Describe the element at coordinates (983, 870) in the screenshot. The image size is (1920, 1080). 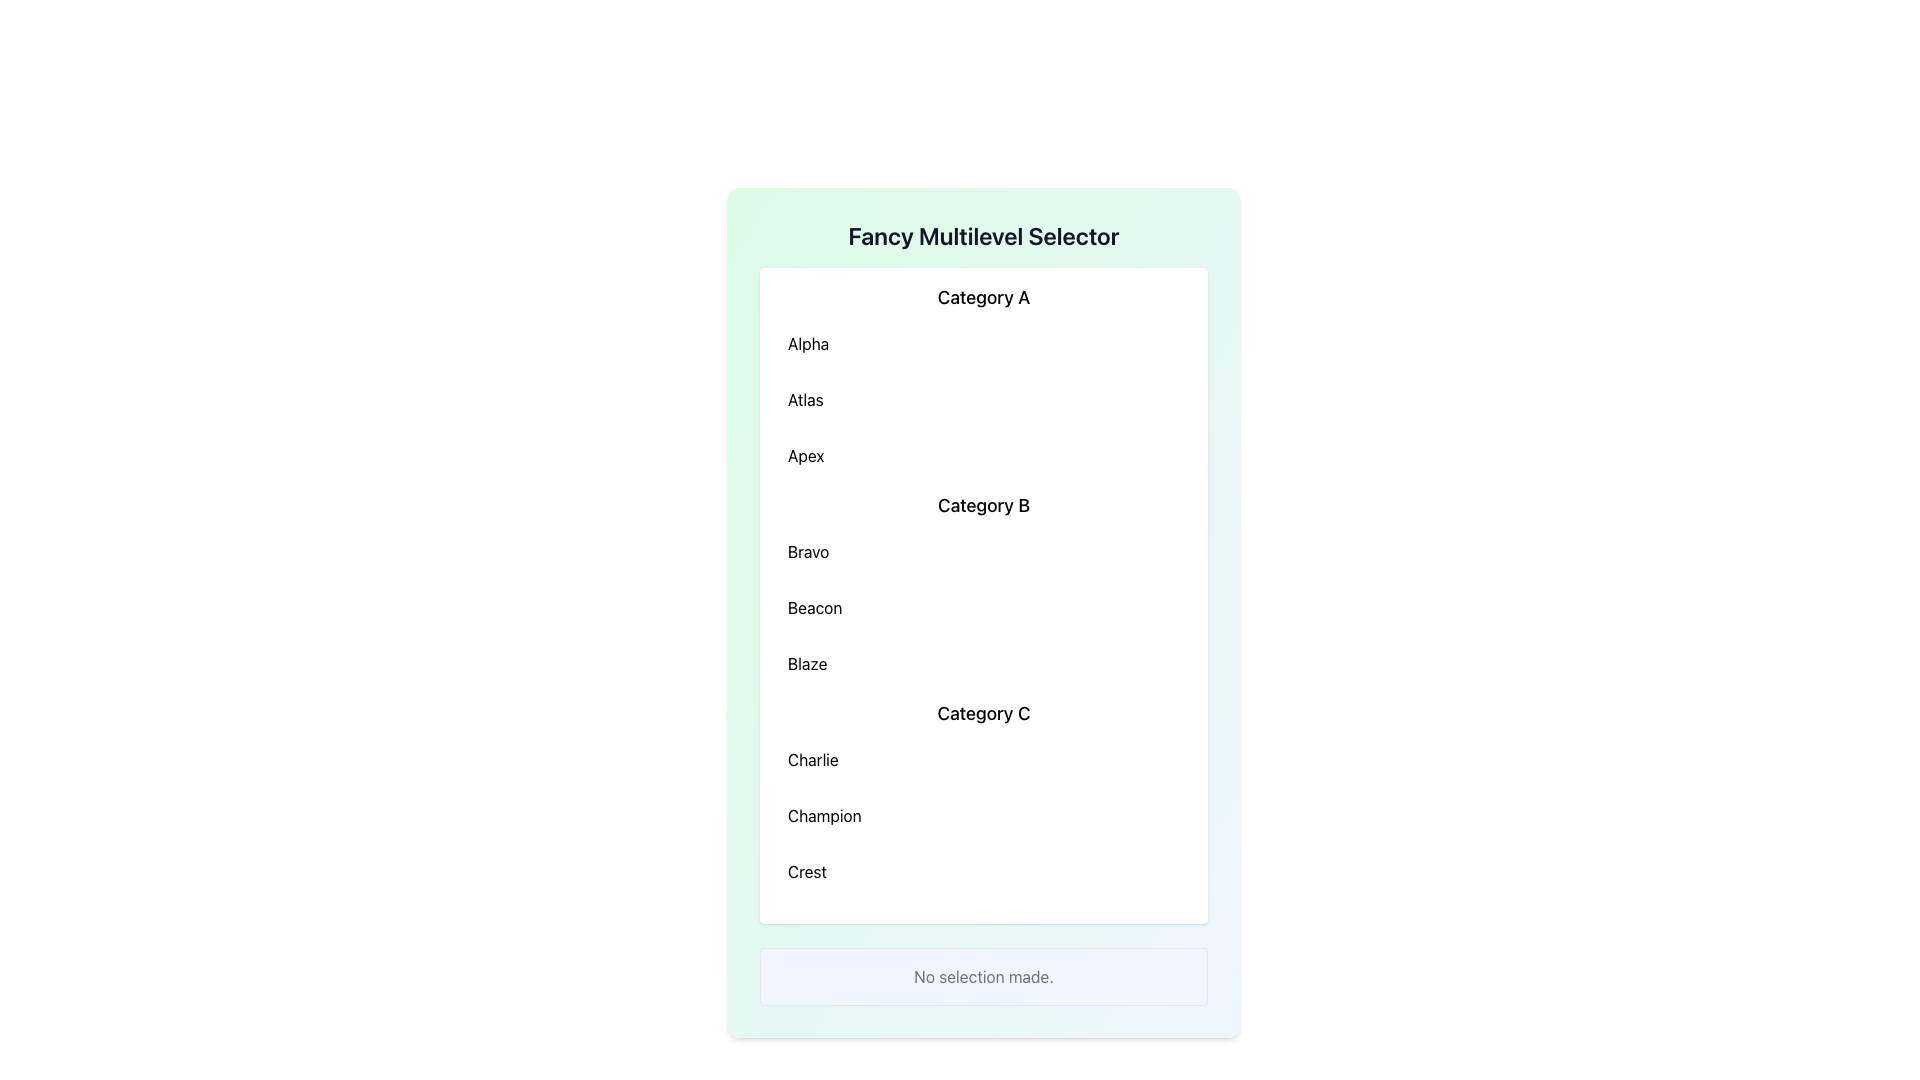
I see `the selectable list item displaying 'Crest' in bold font, which is the third option in the 'Category C' section` at that location.